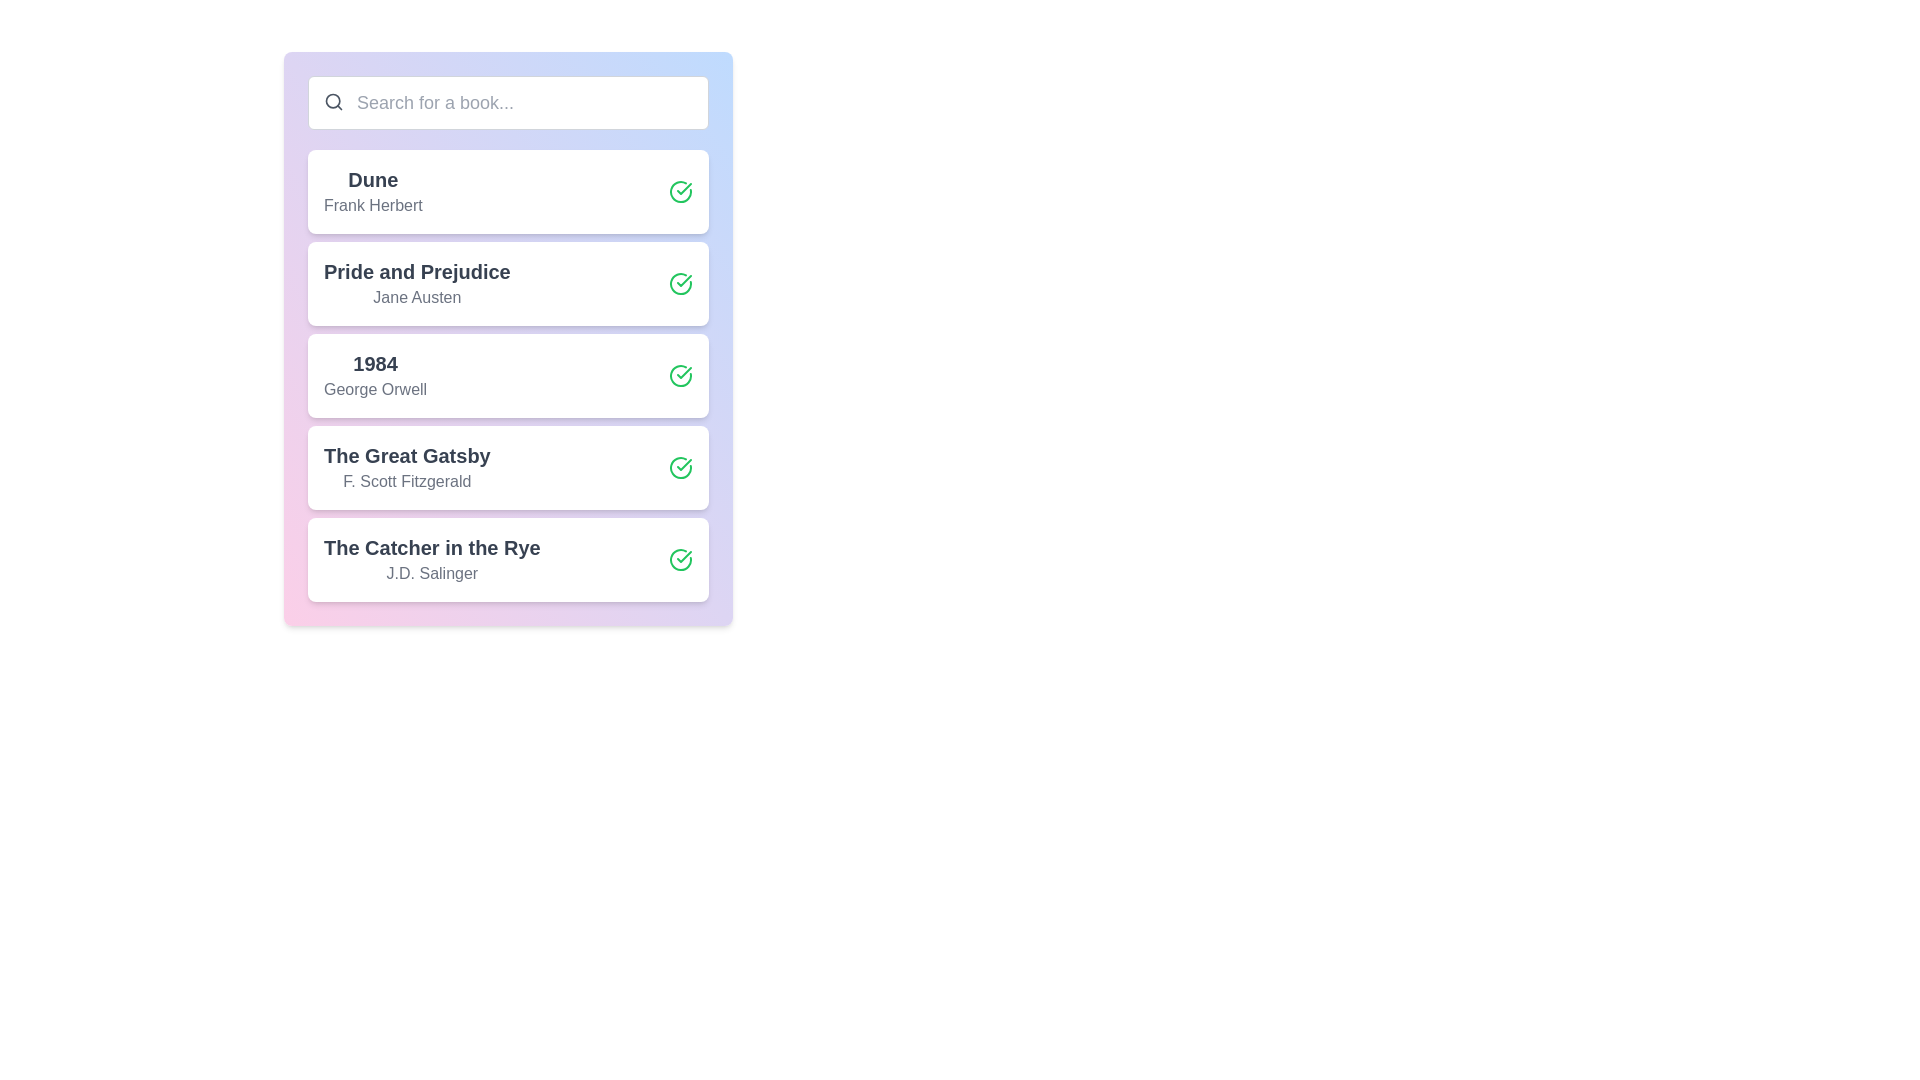  What do you see at coordinates (684, 465) in the screenshot?
I see `the status icon indicating a completed or selected status for the fourth list item in the vertical list` at bounding box center [684, 465].